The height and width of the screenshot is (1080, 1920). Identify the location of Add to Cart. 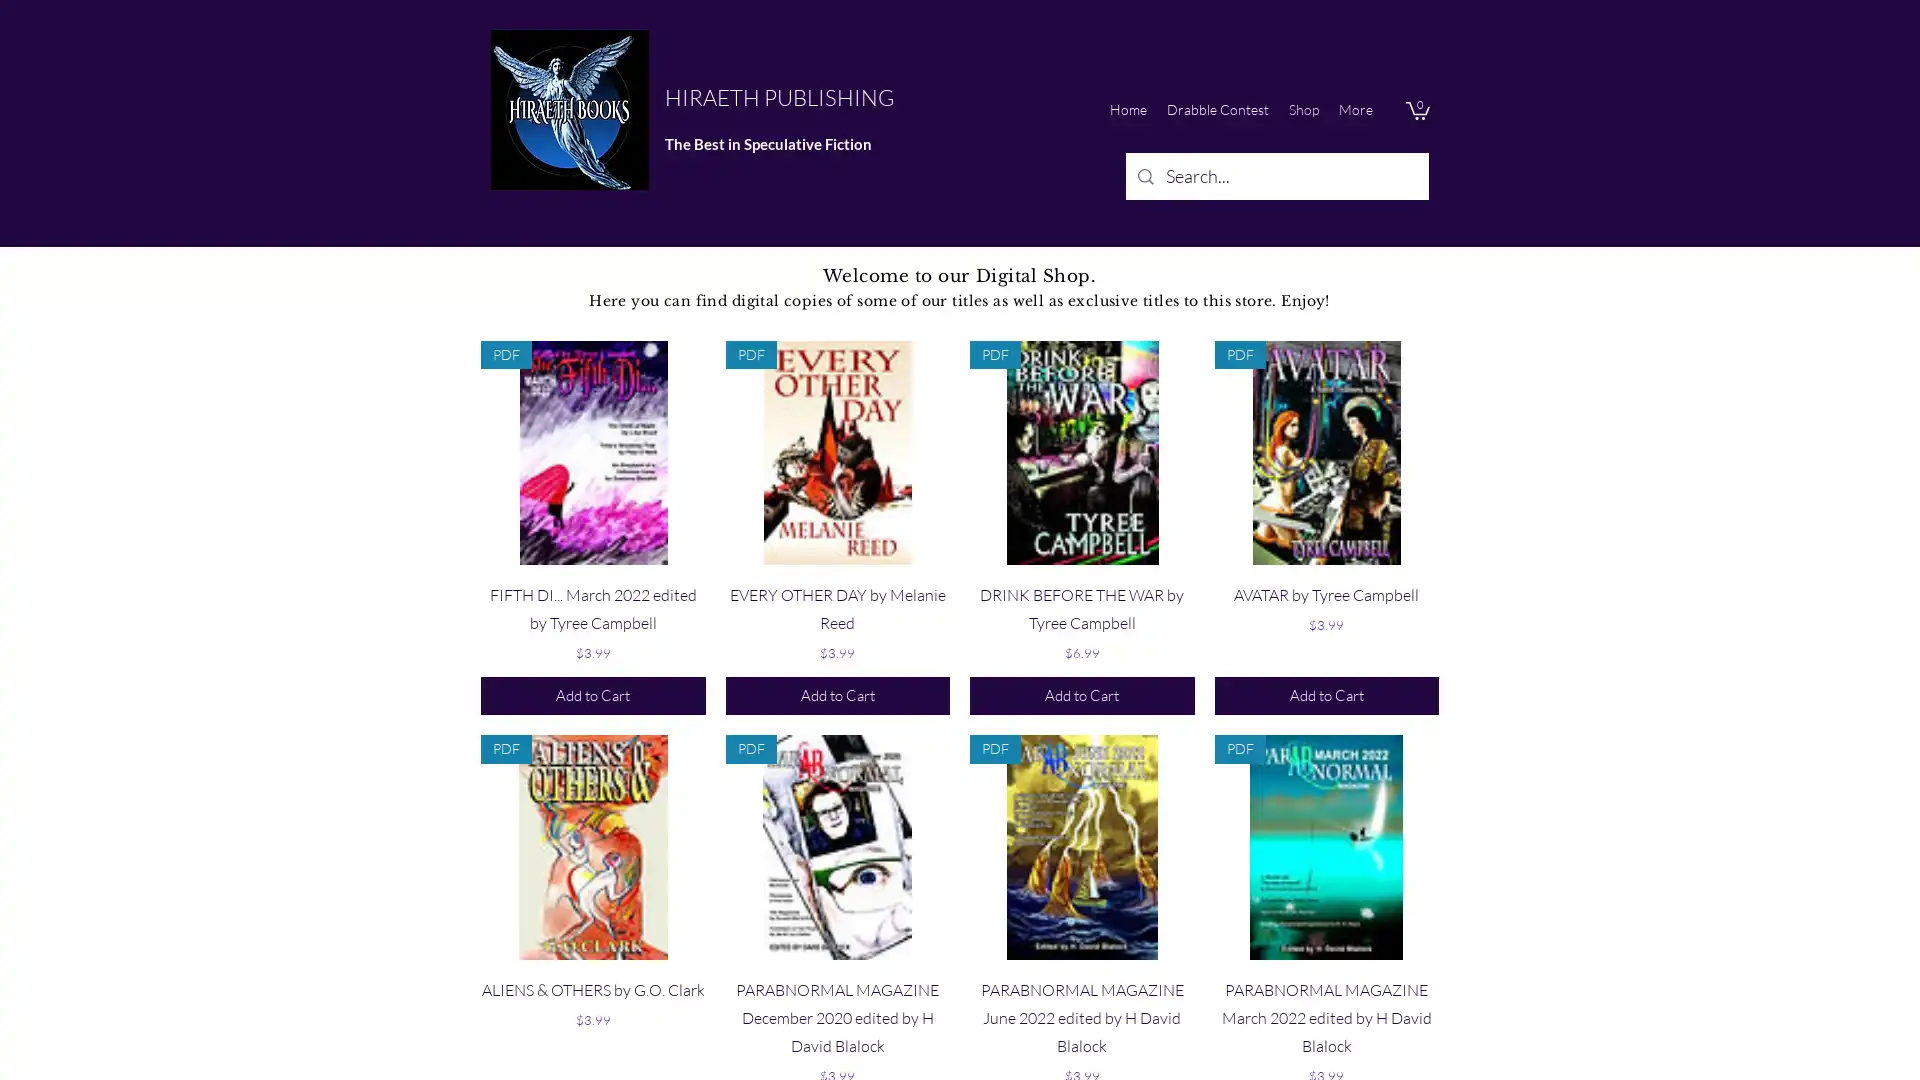
(1326, 694).